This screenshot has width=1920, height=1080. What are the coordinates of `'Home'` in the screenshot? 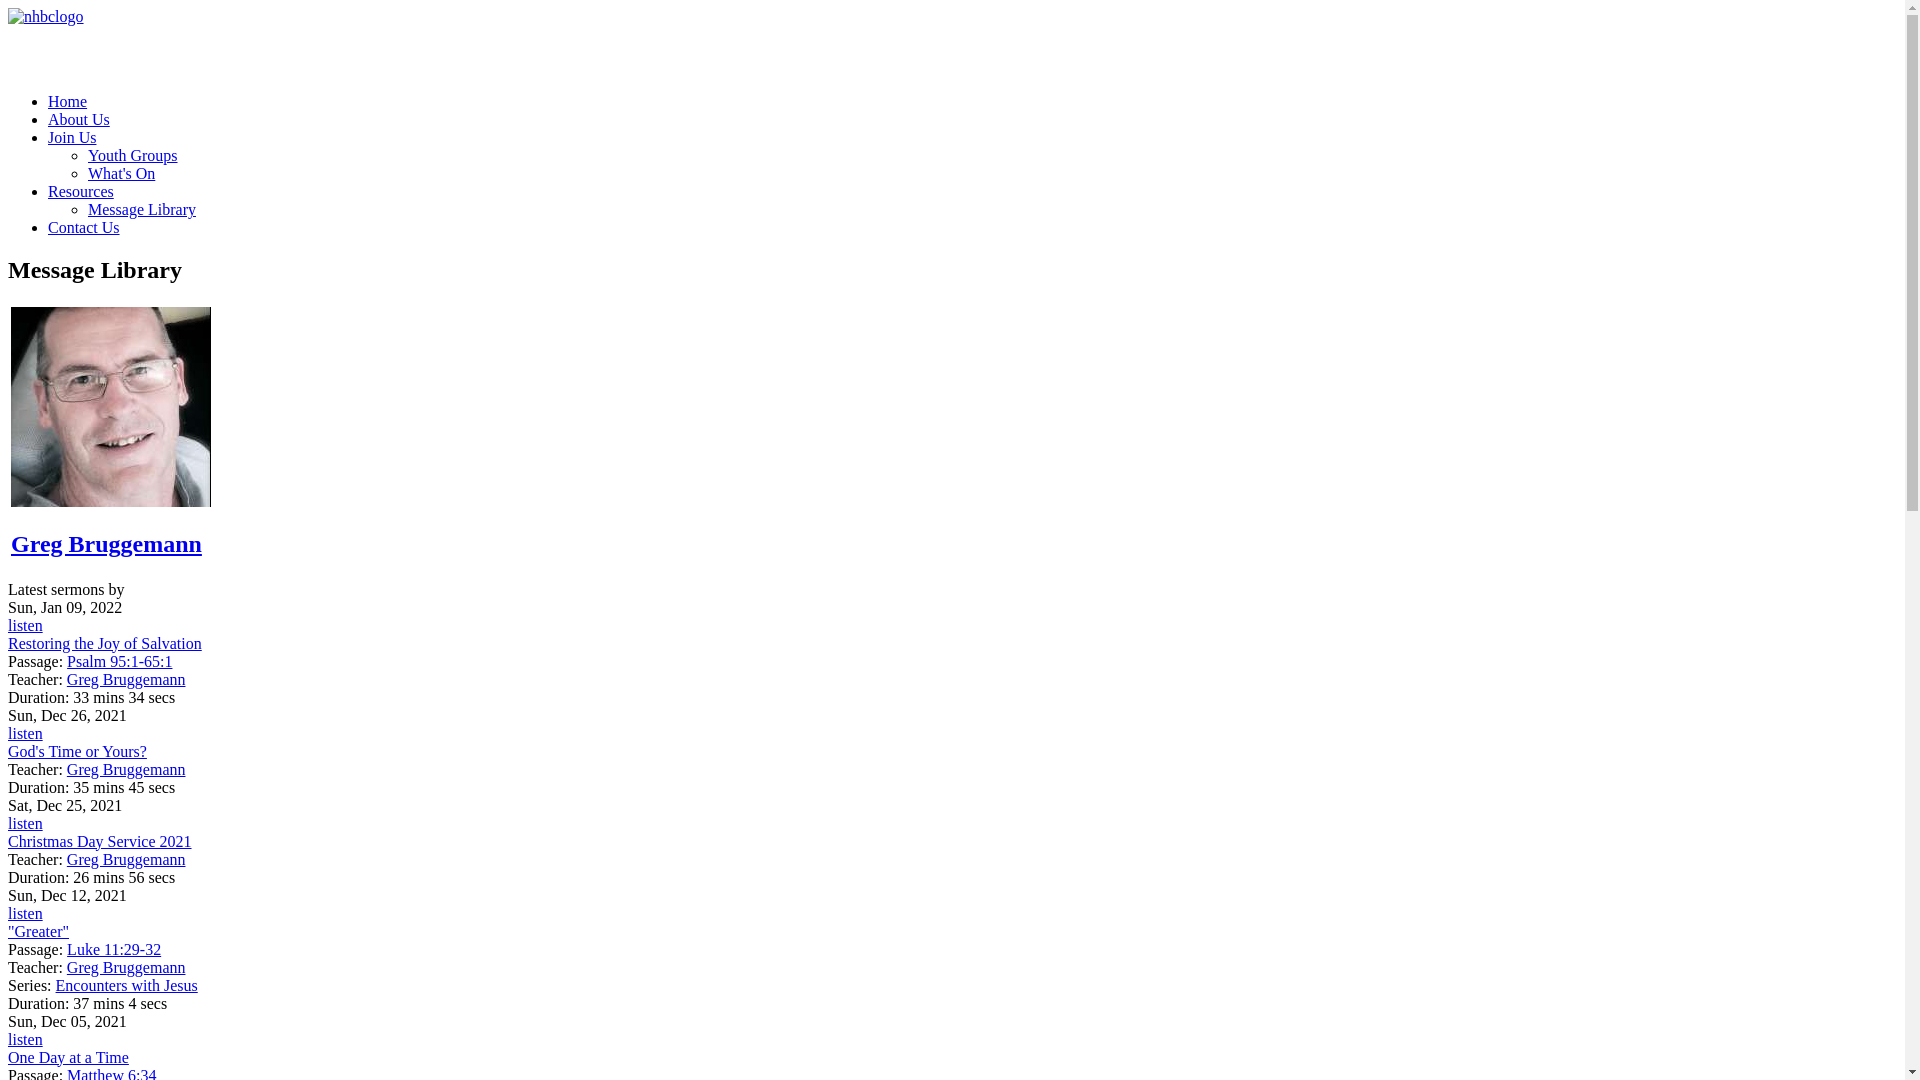 It's located at (48, 101).